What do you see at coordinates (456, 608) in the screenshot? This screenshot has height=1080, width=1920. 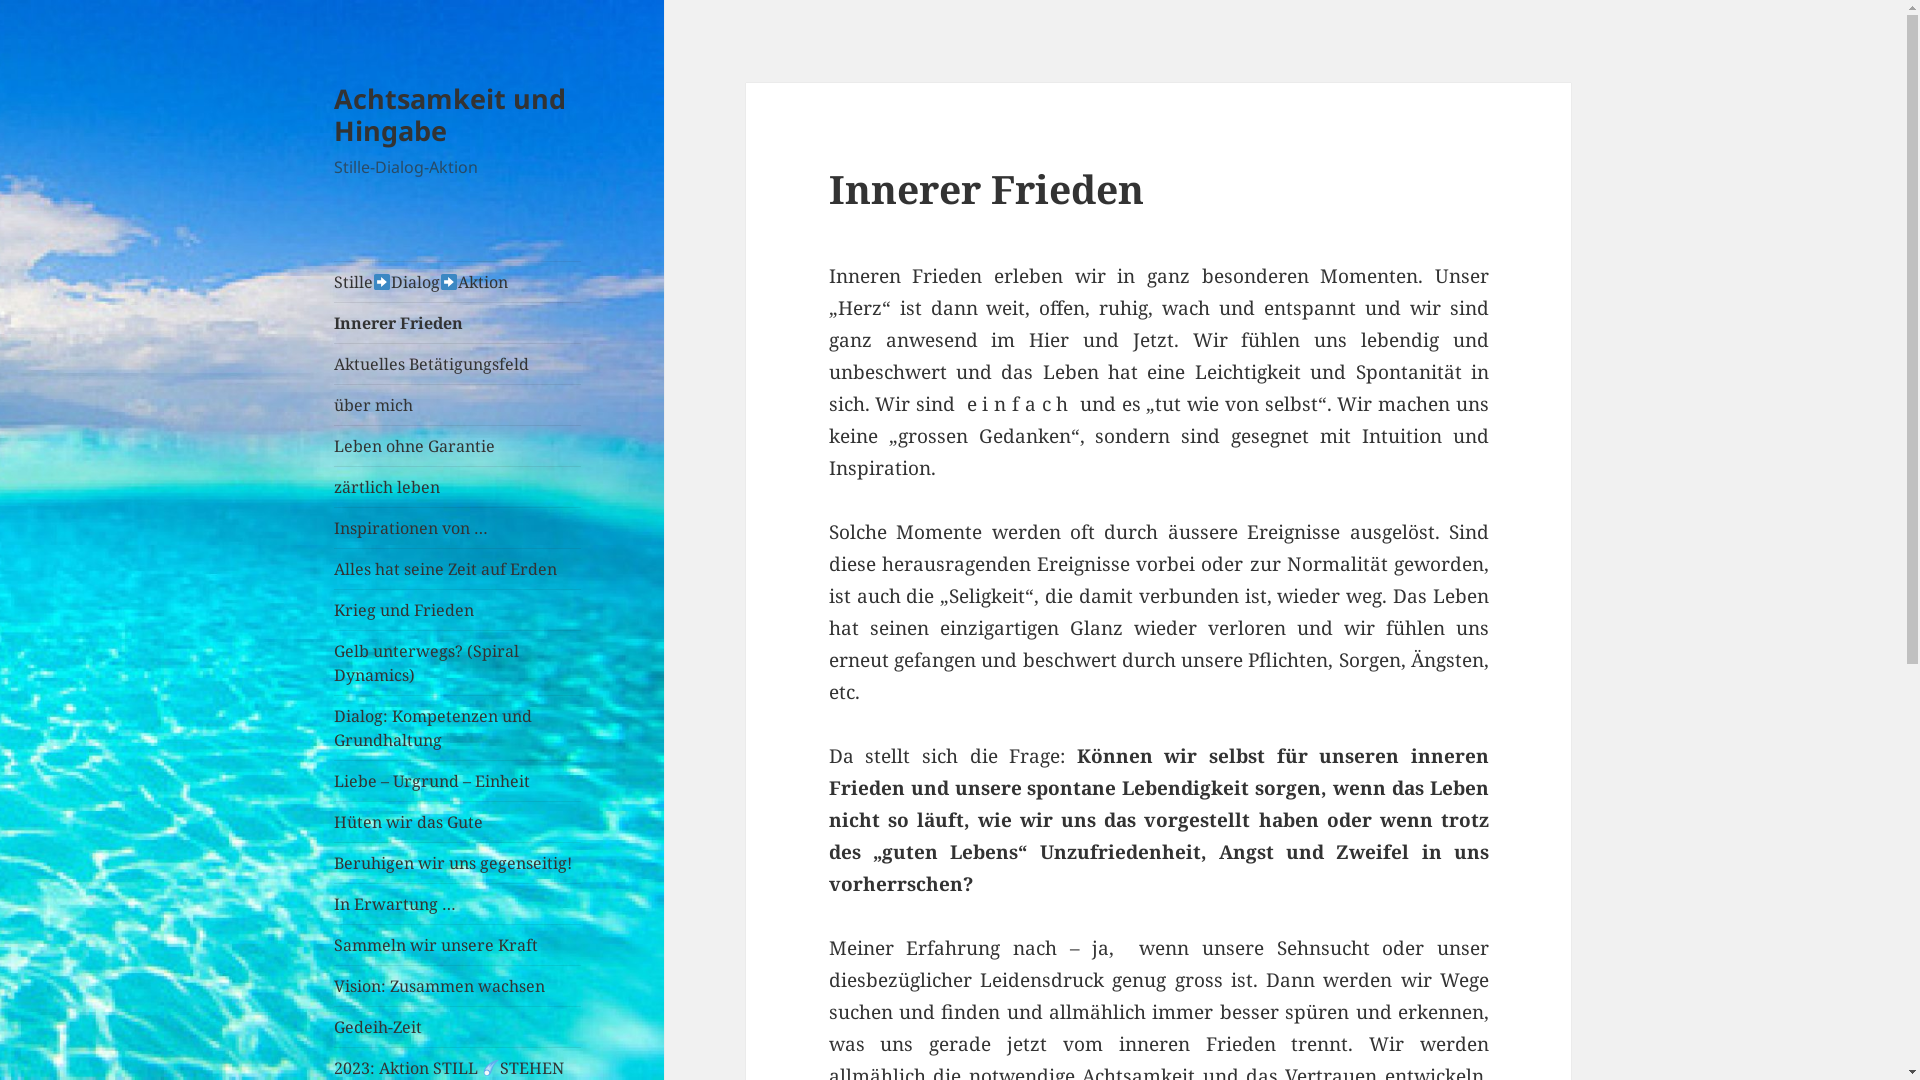 I see `'Krieg und Frieden'` at bounding box center [456, 608].